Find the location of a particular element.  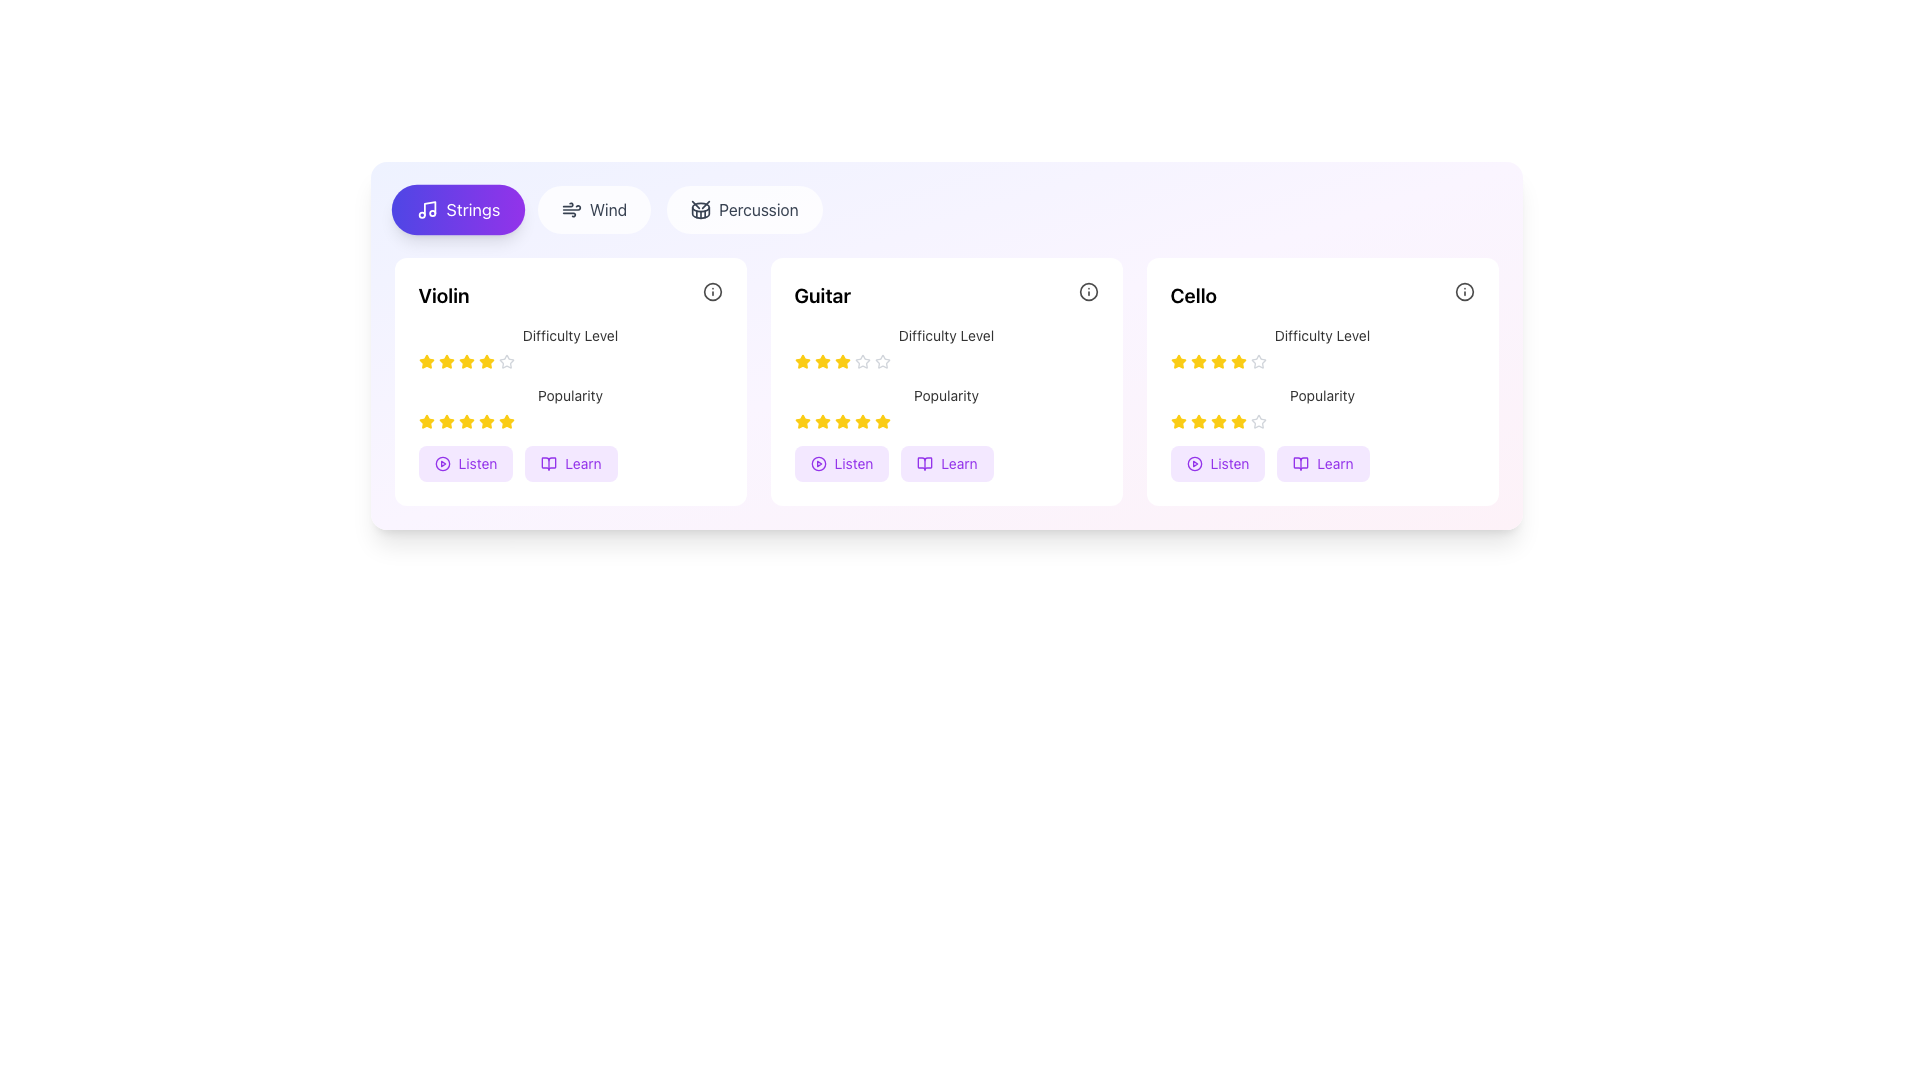

the fifth star icon in the 'Popularity' section of the 'Violin' card is located at coordinates (465, 420).